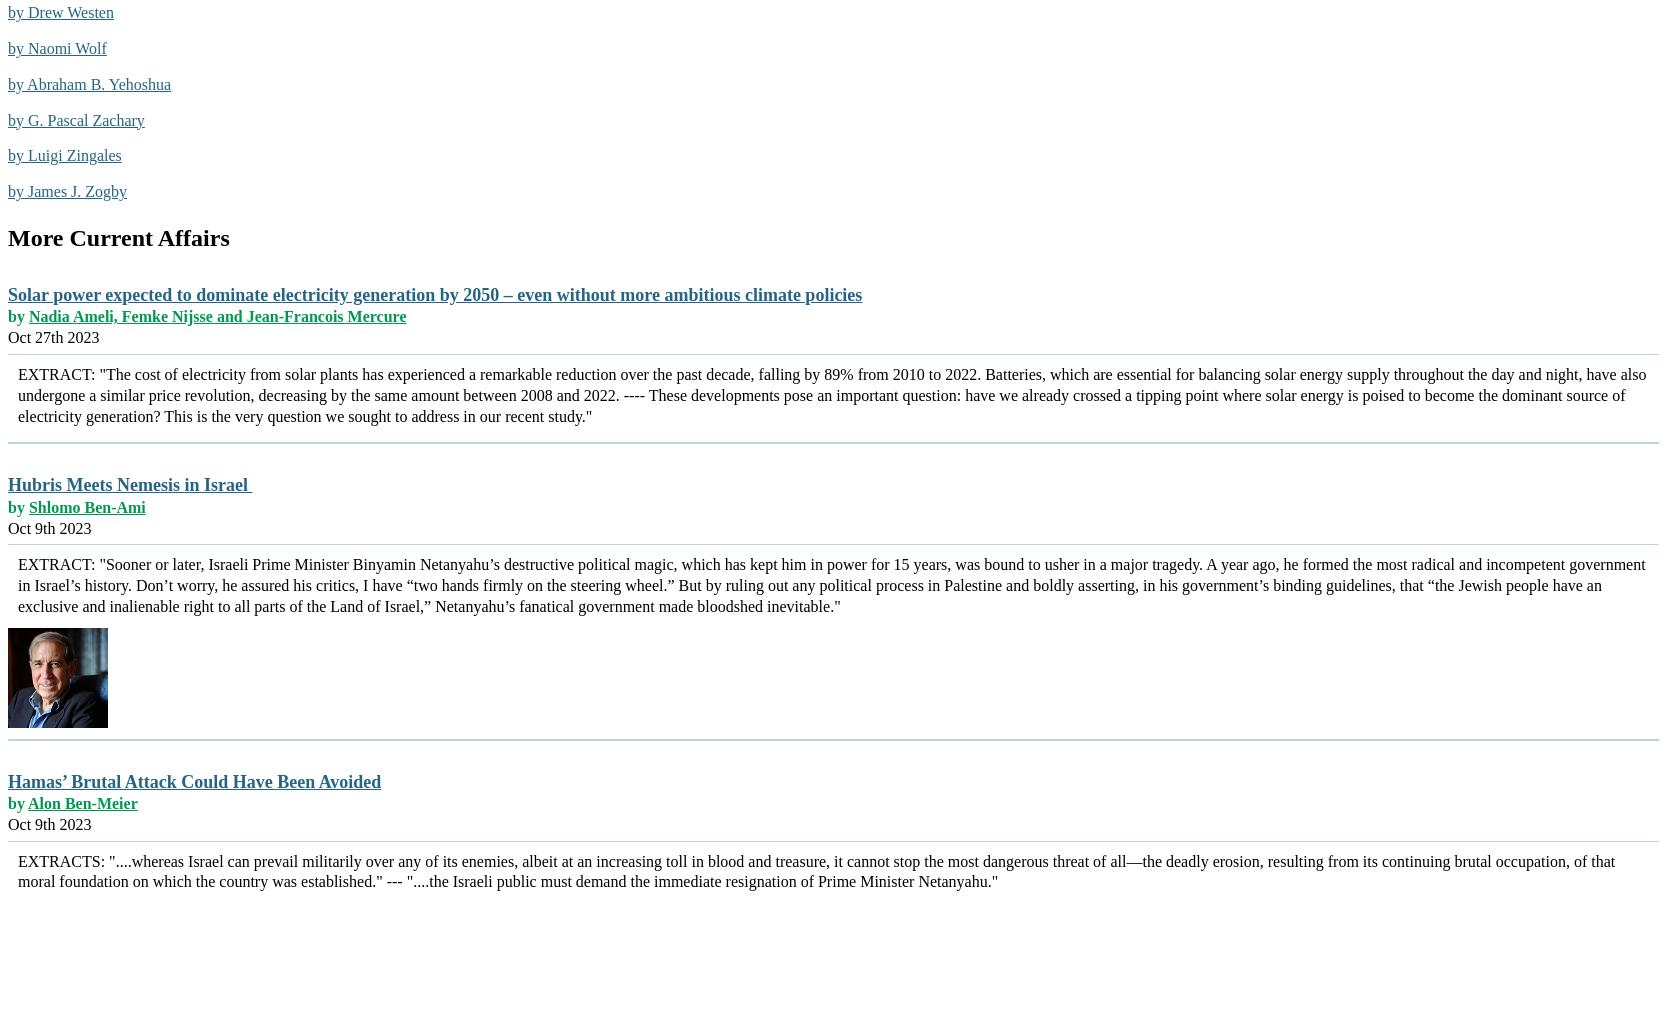 Image resolution: width=1667 pixels, height=1032 pixels. What do you see at coordinates (8, 190) in the screenshot?
I see `'by James J. Zogby'` at bounding box center [8, 190].